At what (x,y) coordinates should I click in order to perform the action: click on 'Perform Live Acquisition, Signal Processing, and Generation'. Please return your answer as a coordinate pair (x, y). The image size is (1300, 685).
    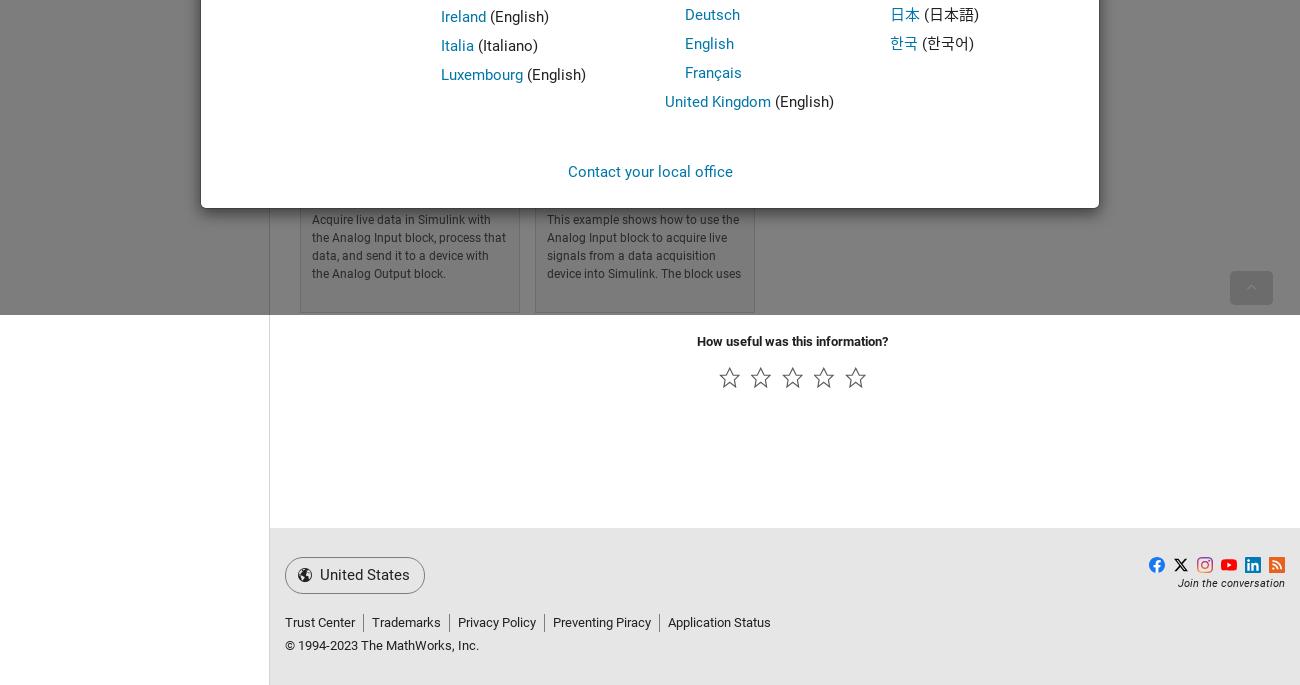
    Looking at the image, I should click on (312, 174).